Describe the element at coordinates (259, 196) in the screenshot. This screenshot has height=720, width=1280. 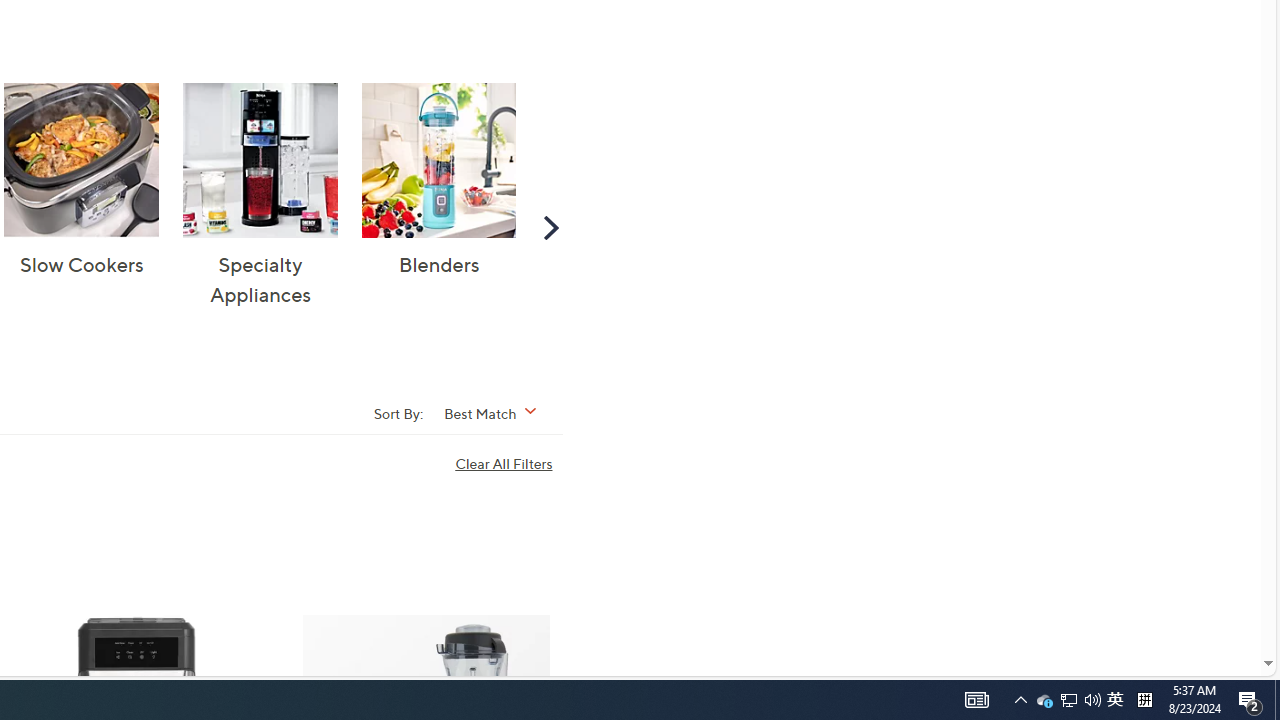
I see `'Specialty Appliances Specialty Appliances'` at that location.